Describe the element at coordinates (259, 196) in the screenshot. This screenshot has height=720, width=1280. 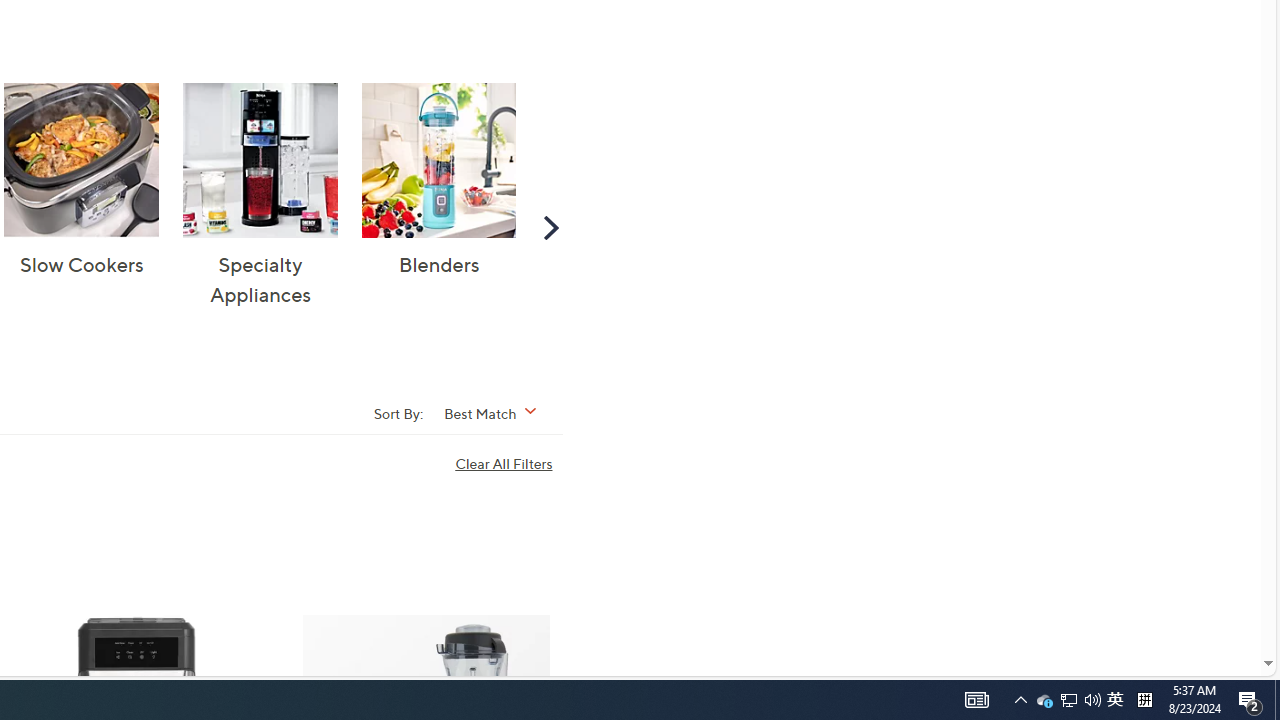
I see `'Specialty Appliances Specialty Appliances'` at that location.